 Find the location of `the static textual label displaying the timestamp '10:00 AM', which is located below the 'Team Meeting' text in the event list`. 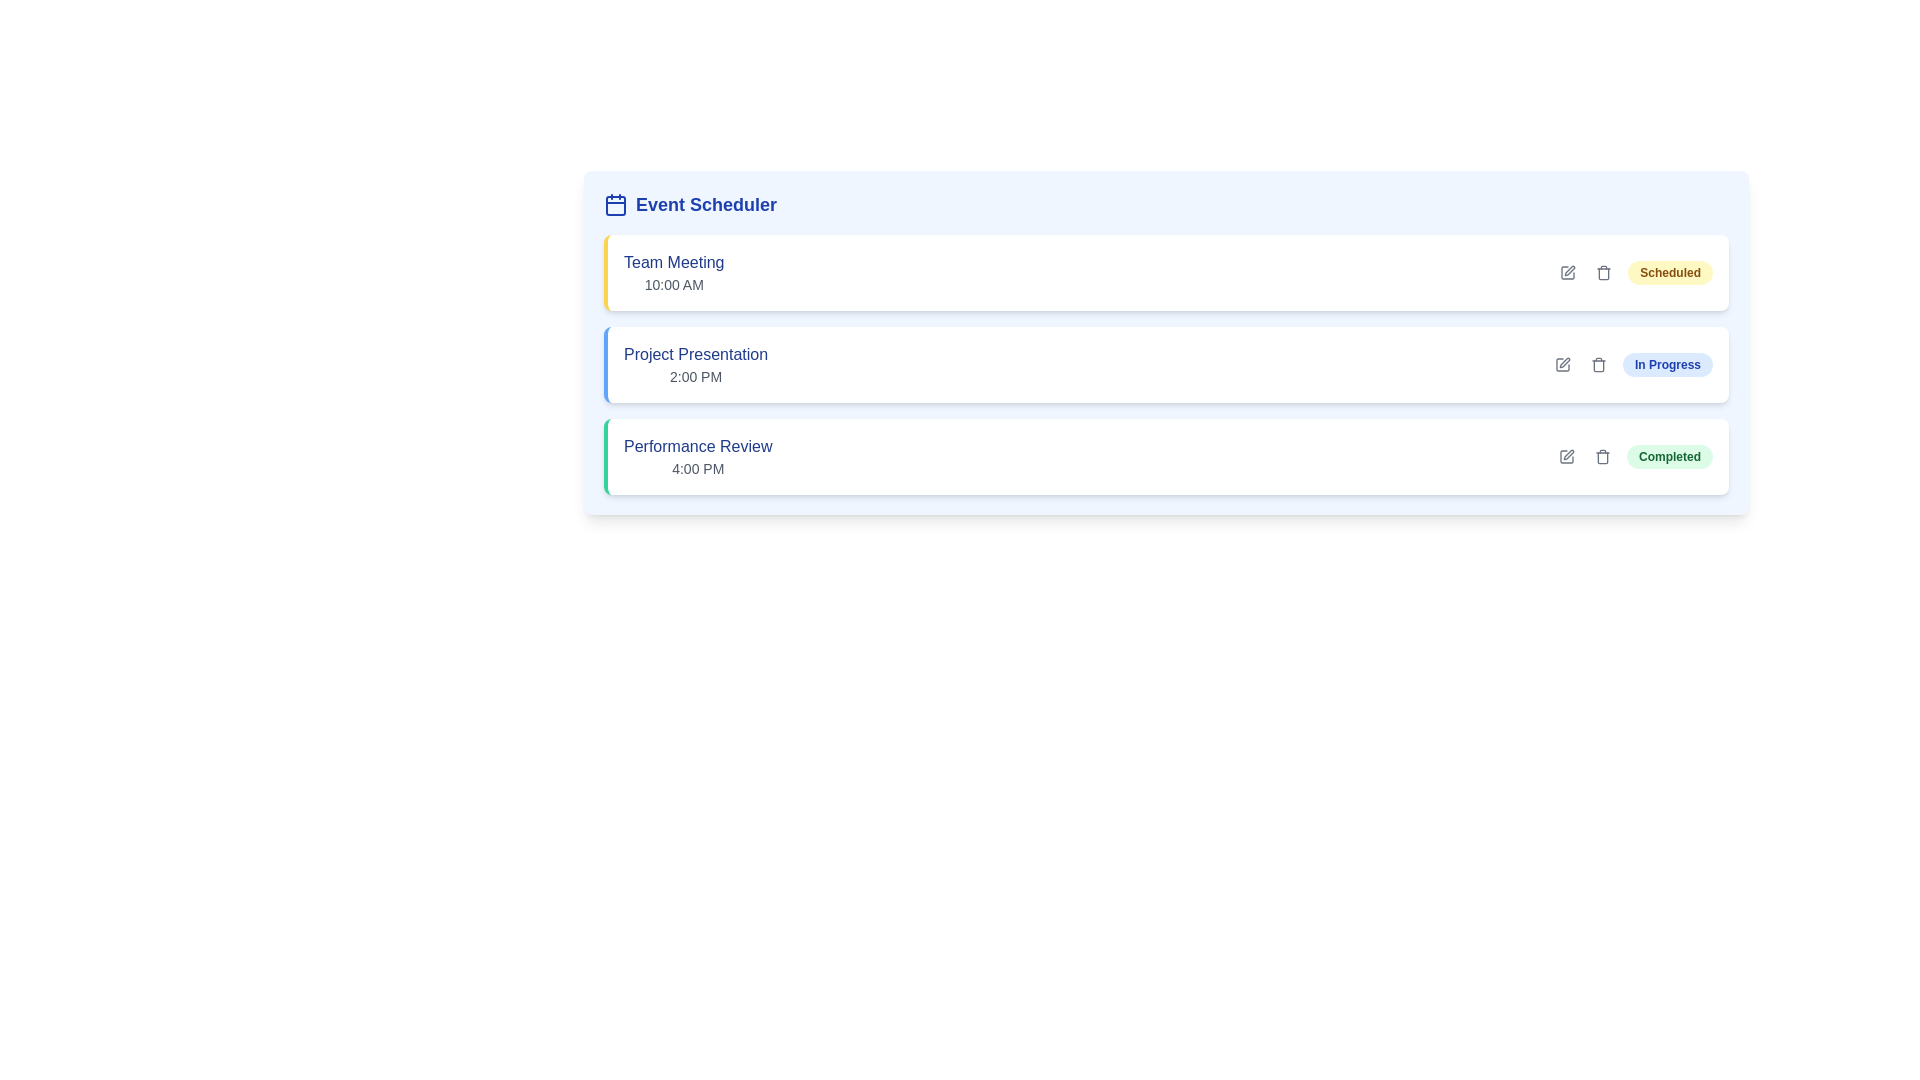

the static textual label displaying the timestamp '10:00 AM', which is located below the 'Team Meeting' text in the event list is located at coordinates (674, 285).